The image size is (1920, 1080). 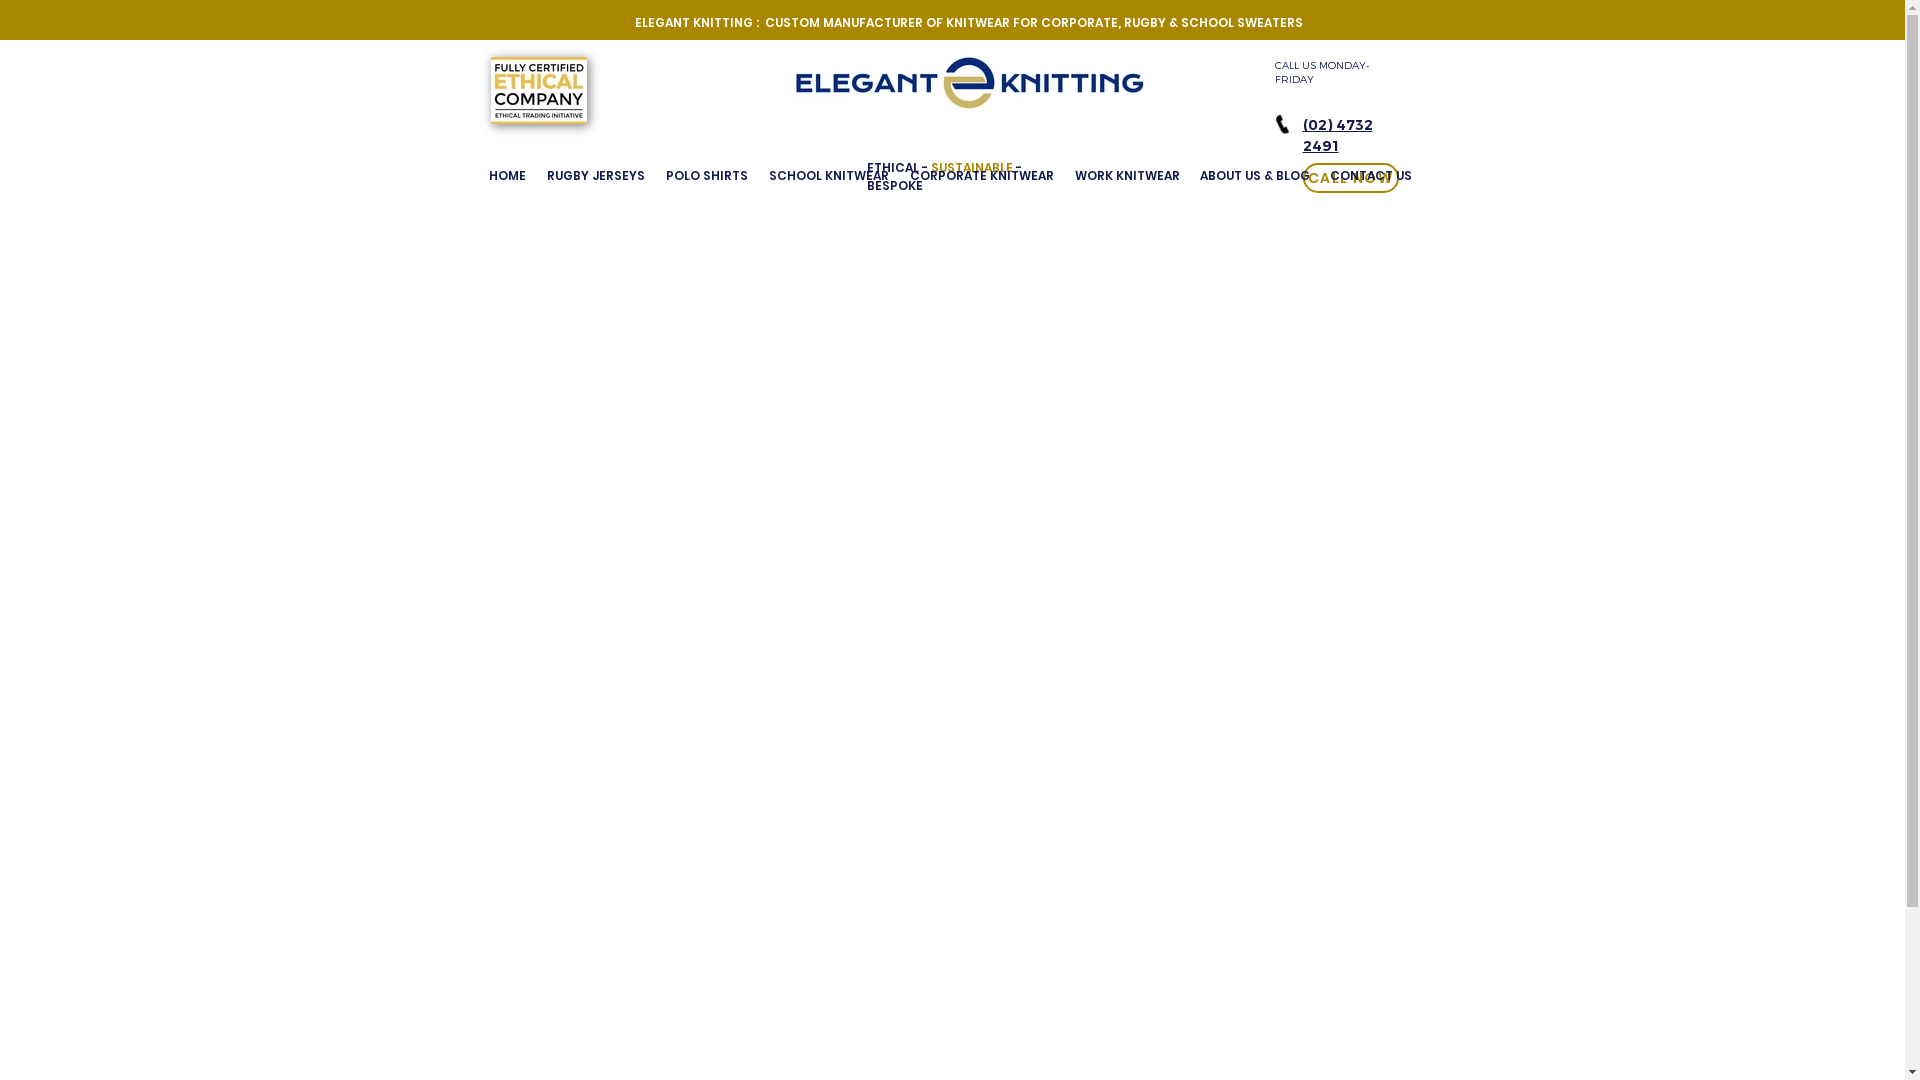 I want to click on 'CORPORATE KNITWEAR', so click(x=982, y=175).